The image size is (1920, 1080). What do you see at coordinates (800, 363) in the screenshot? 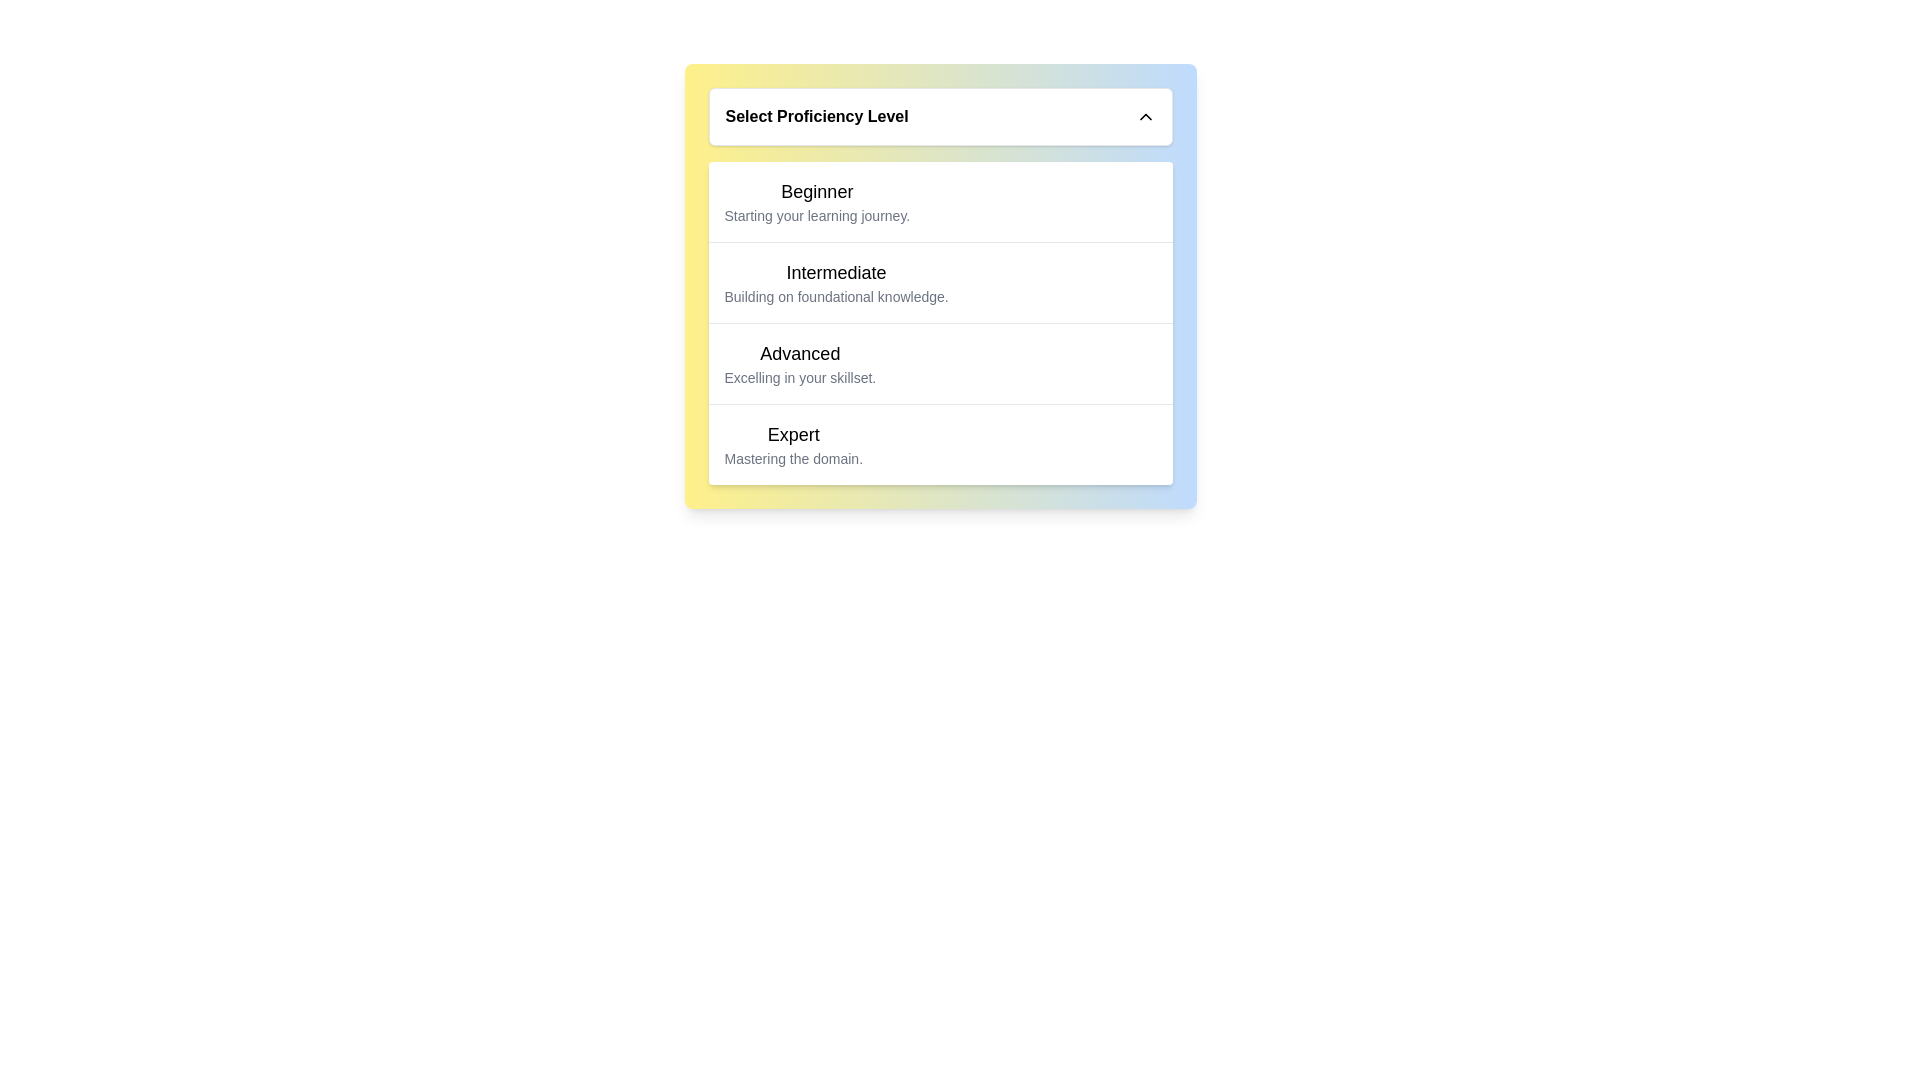
I see `to select the 'Advanced' proficiency level from the vertically-arranged menu in the 'Select Proficiency Level' section` at bounding box center [800, 363].